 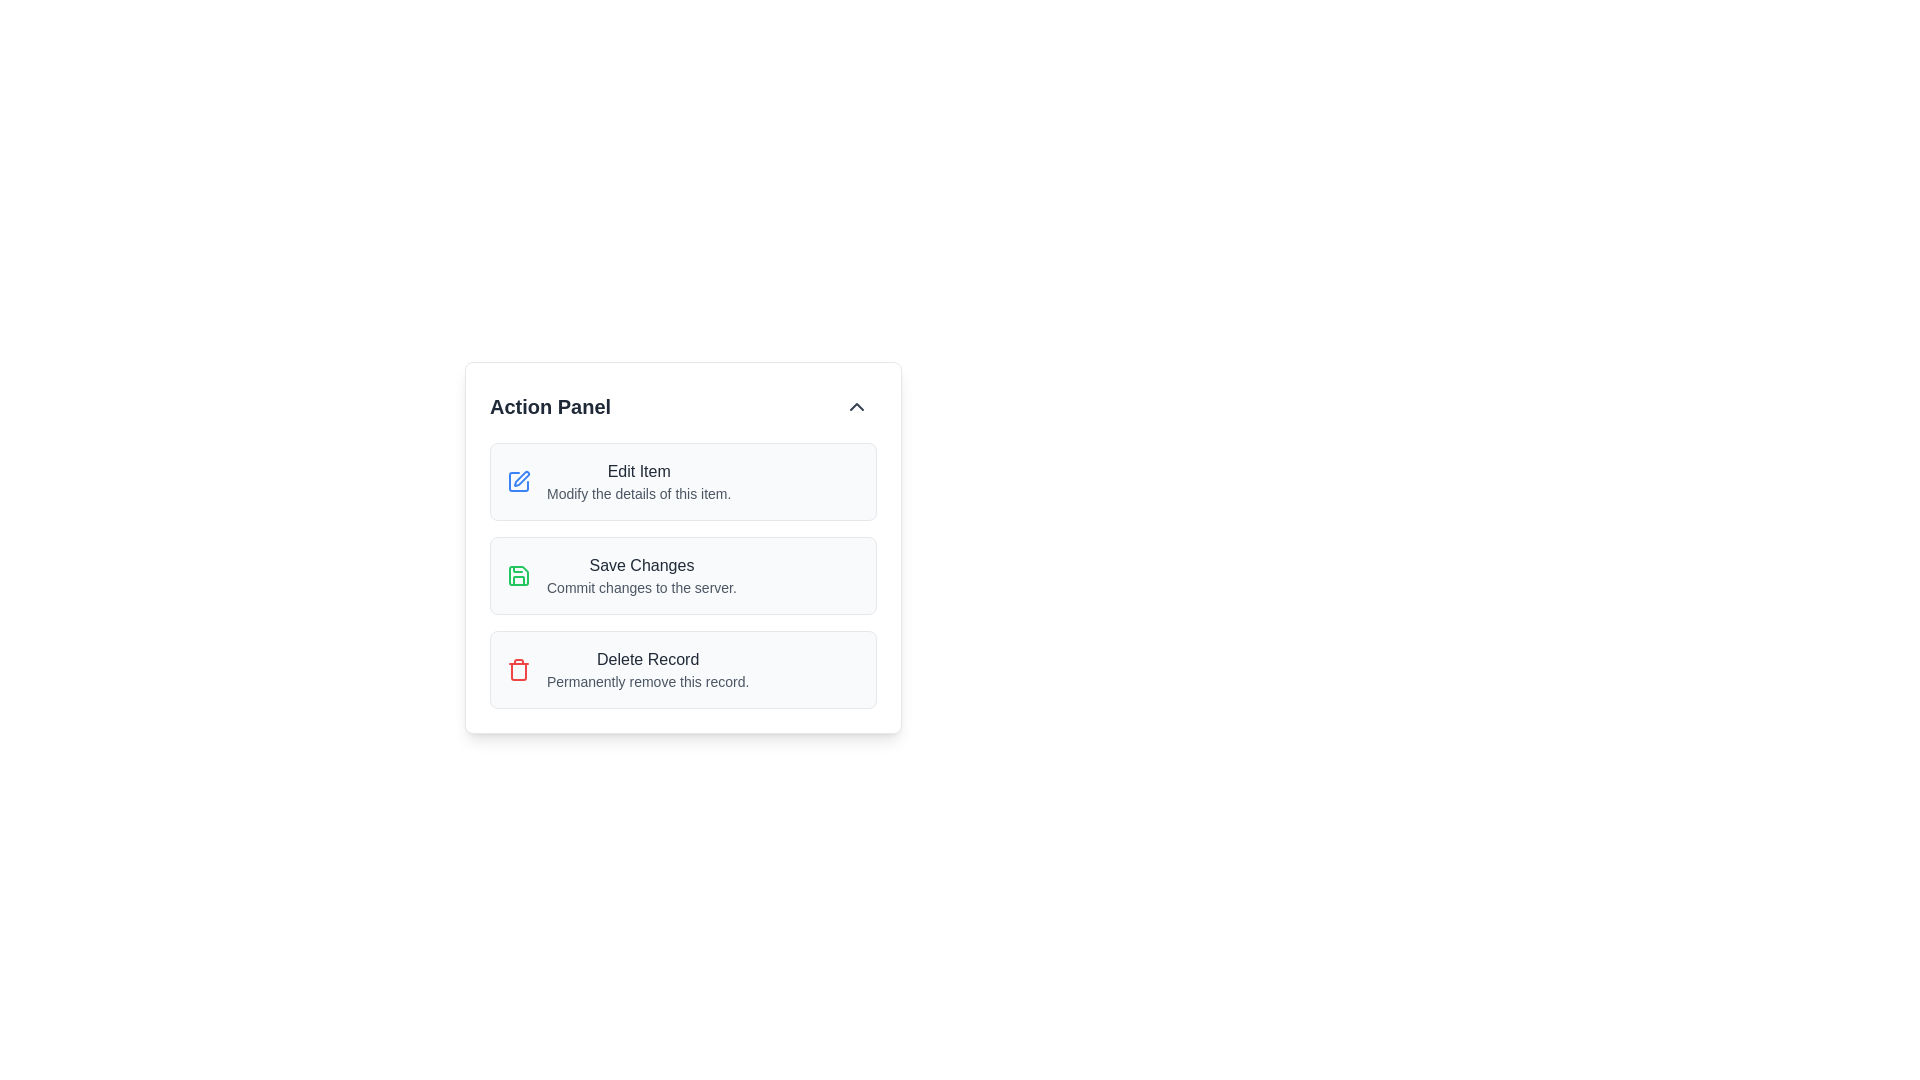 What do you see at coordinates (518, 482) in the screenshot?
I see `the decorative square outline icon with rounded corners located to the left of the 'Edit Item' label in the second row of the 'Action Panel' card` at bounding box center [518, 482].